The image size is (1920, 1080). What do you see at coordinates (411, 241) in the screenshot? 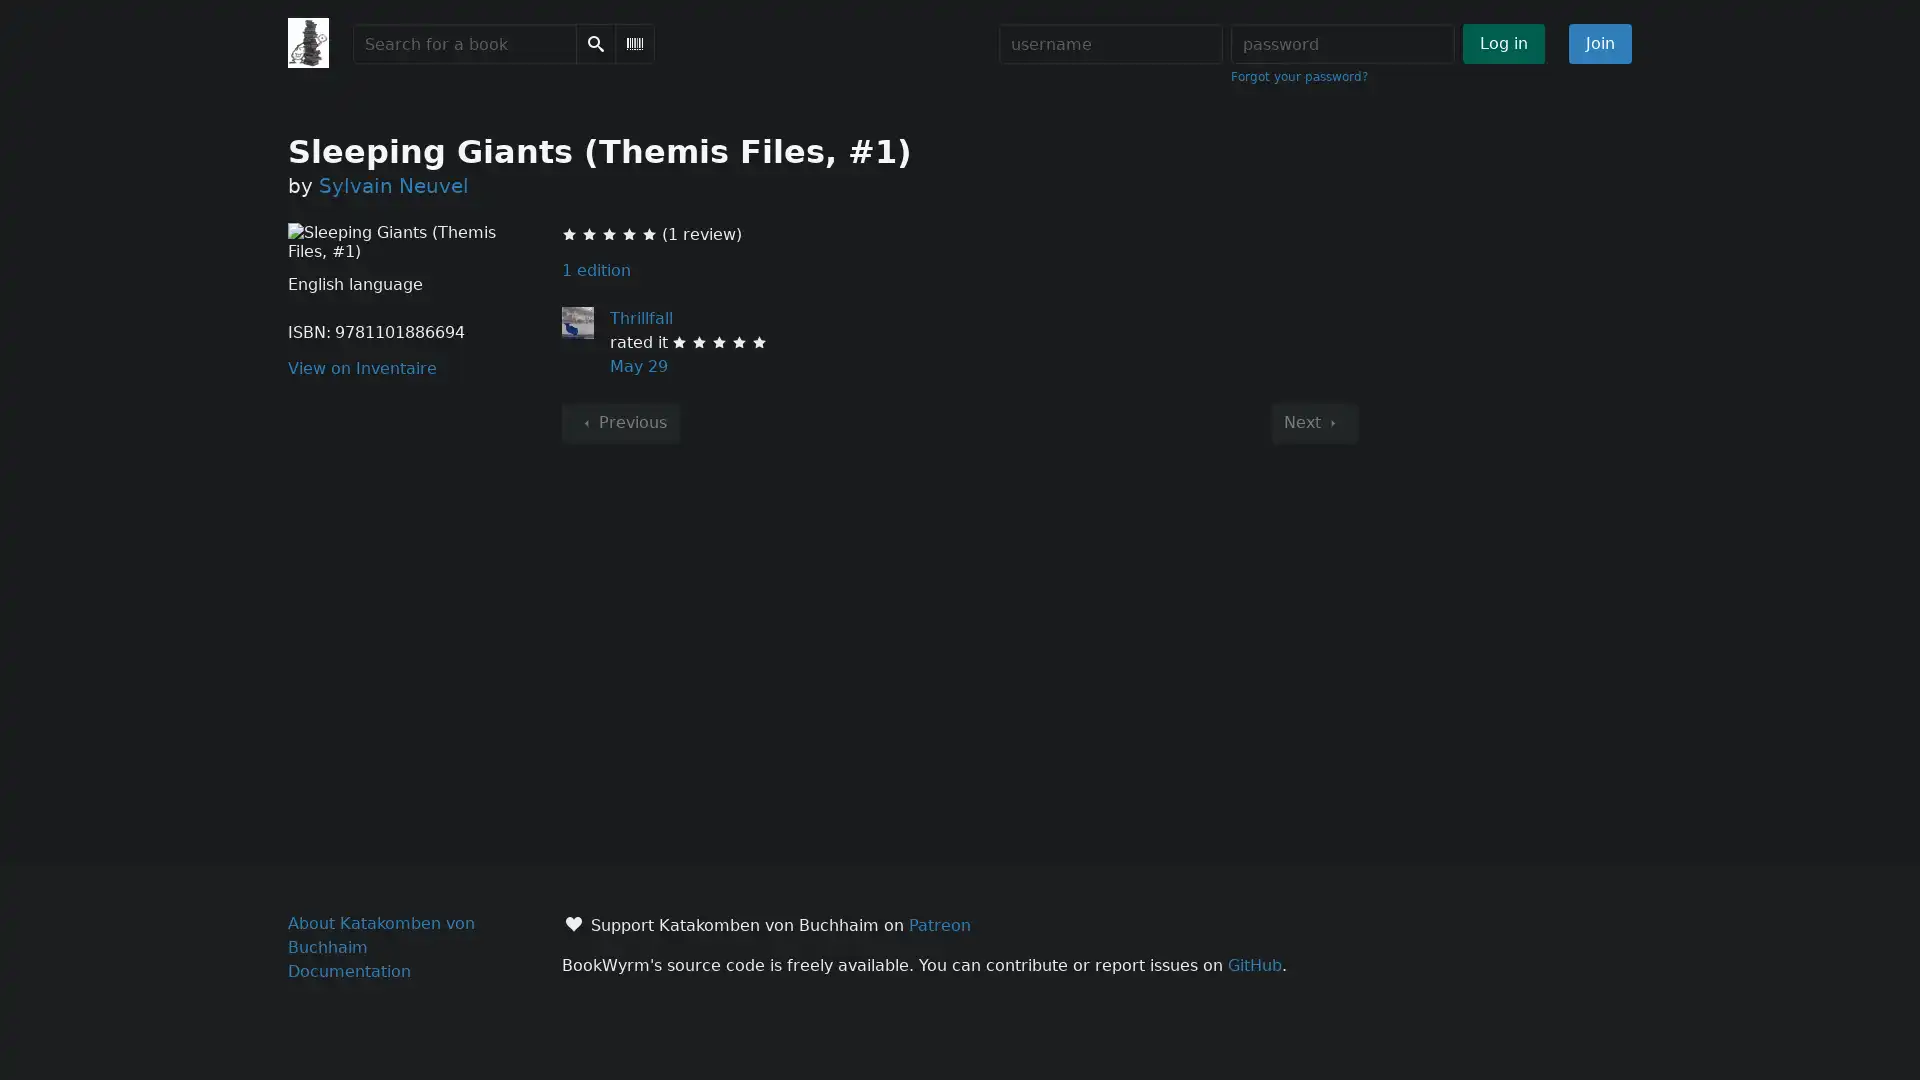
I see `Sleeping Giants (Themis Files, #1) Click to enlarge` at bounding box center [411, 241].